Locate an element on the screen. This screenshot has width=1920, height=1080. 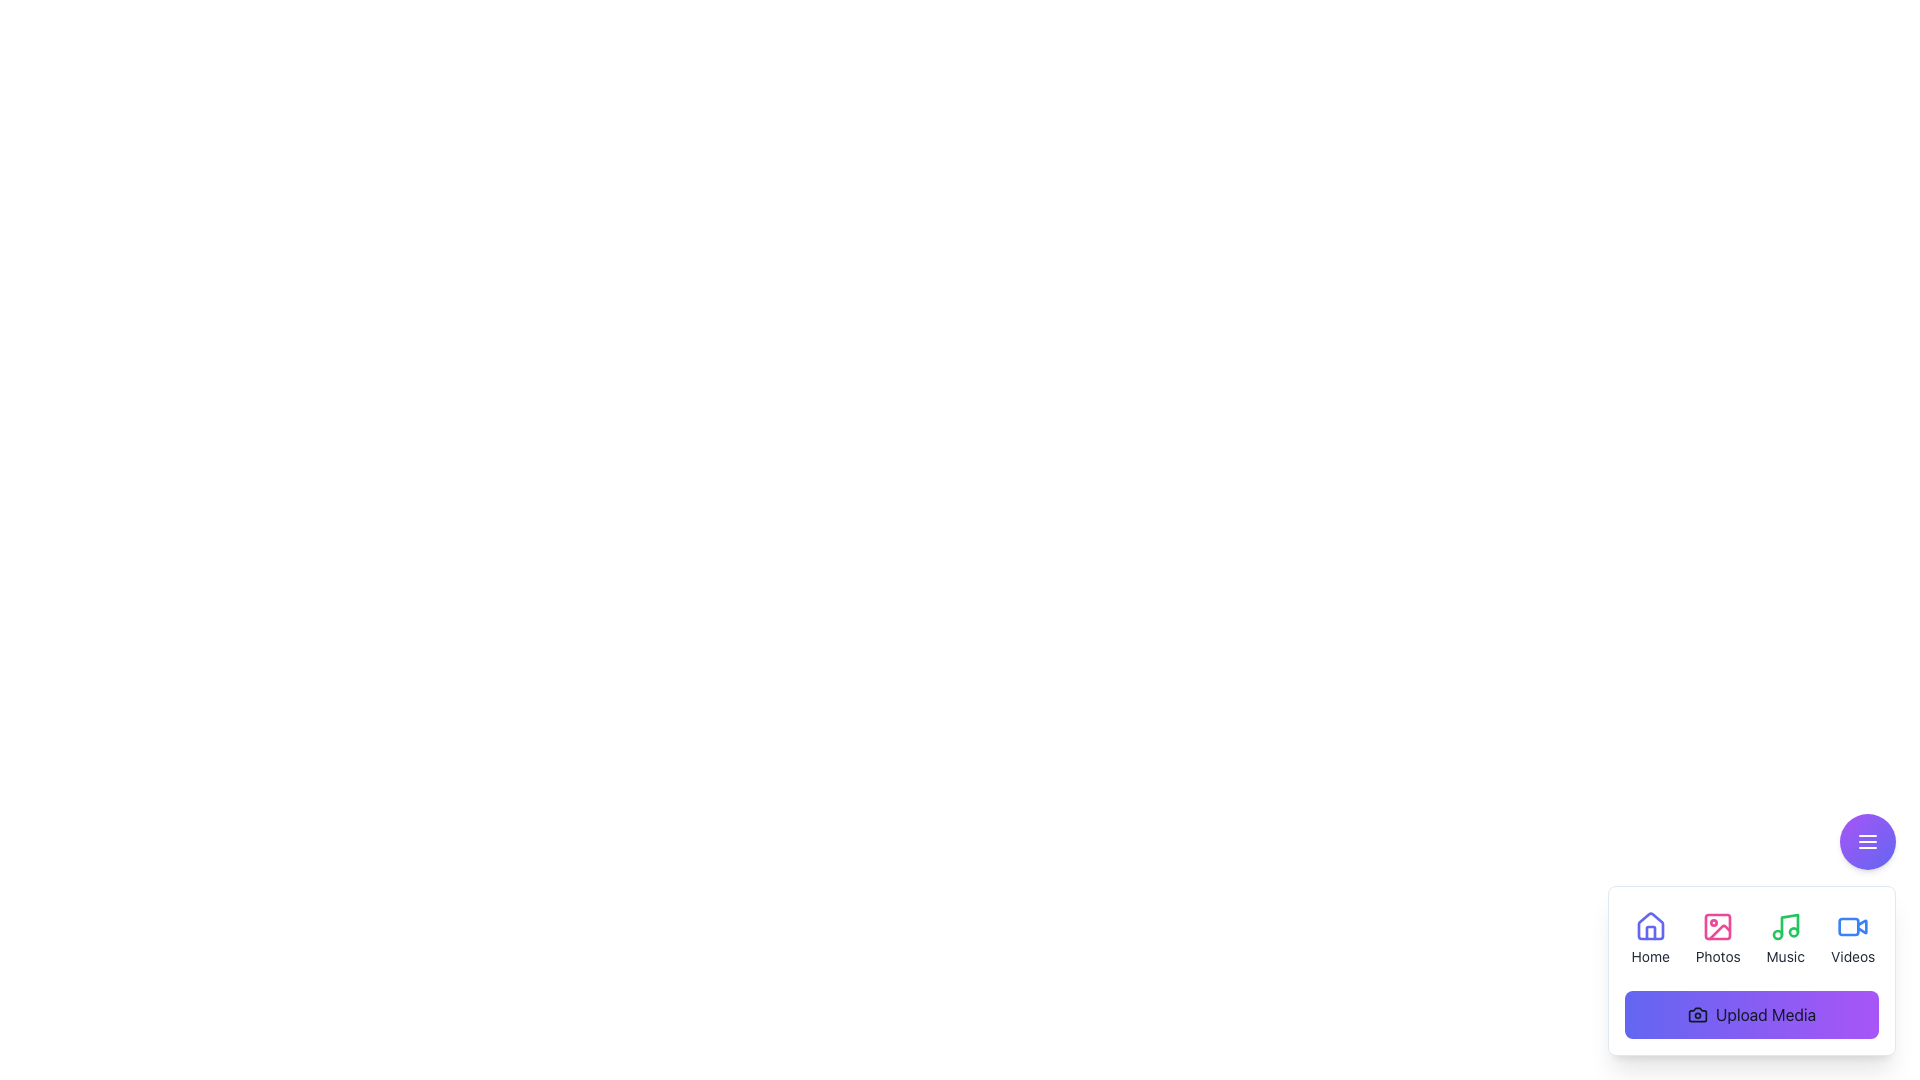
the 'Videos' text label, which is displayed in a small font size and styled with a dark color, located directly beneath a video camera icon in a vertical group of elements is located at coordinates (1852, 955).